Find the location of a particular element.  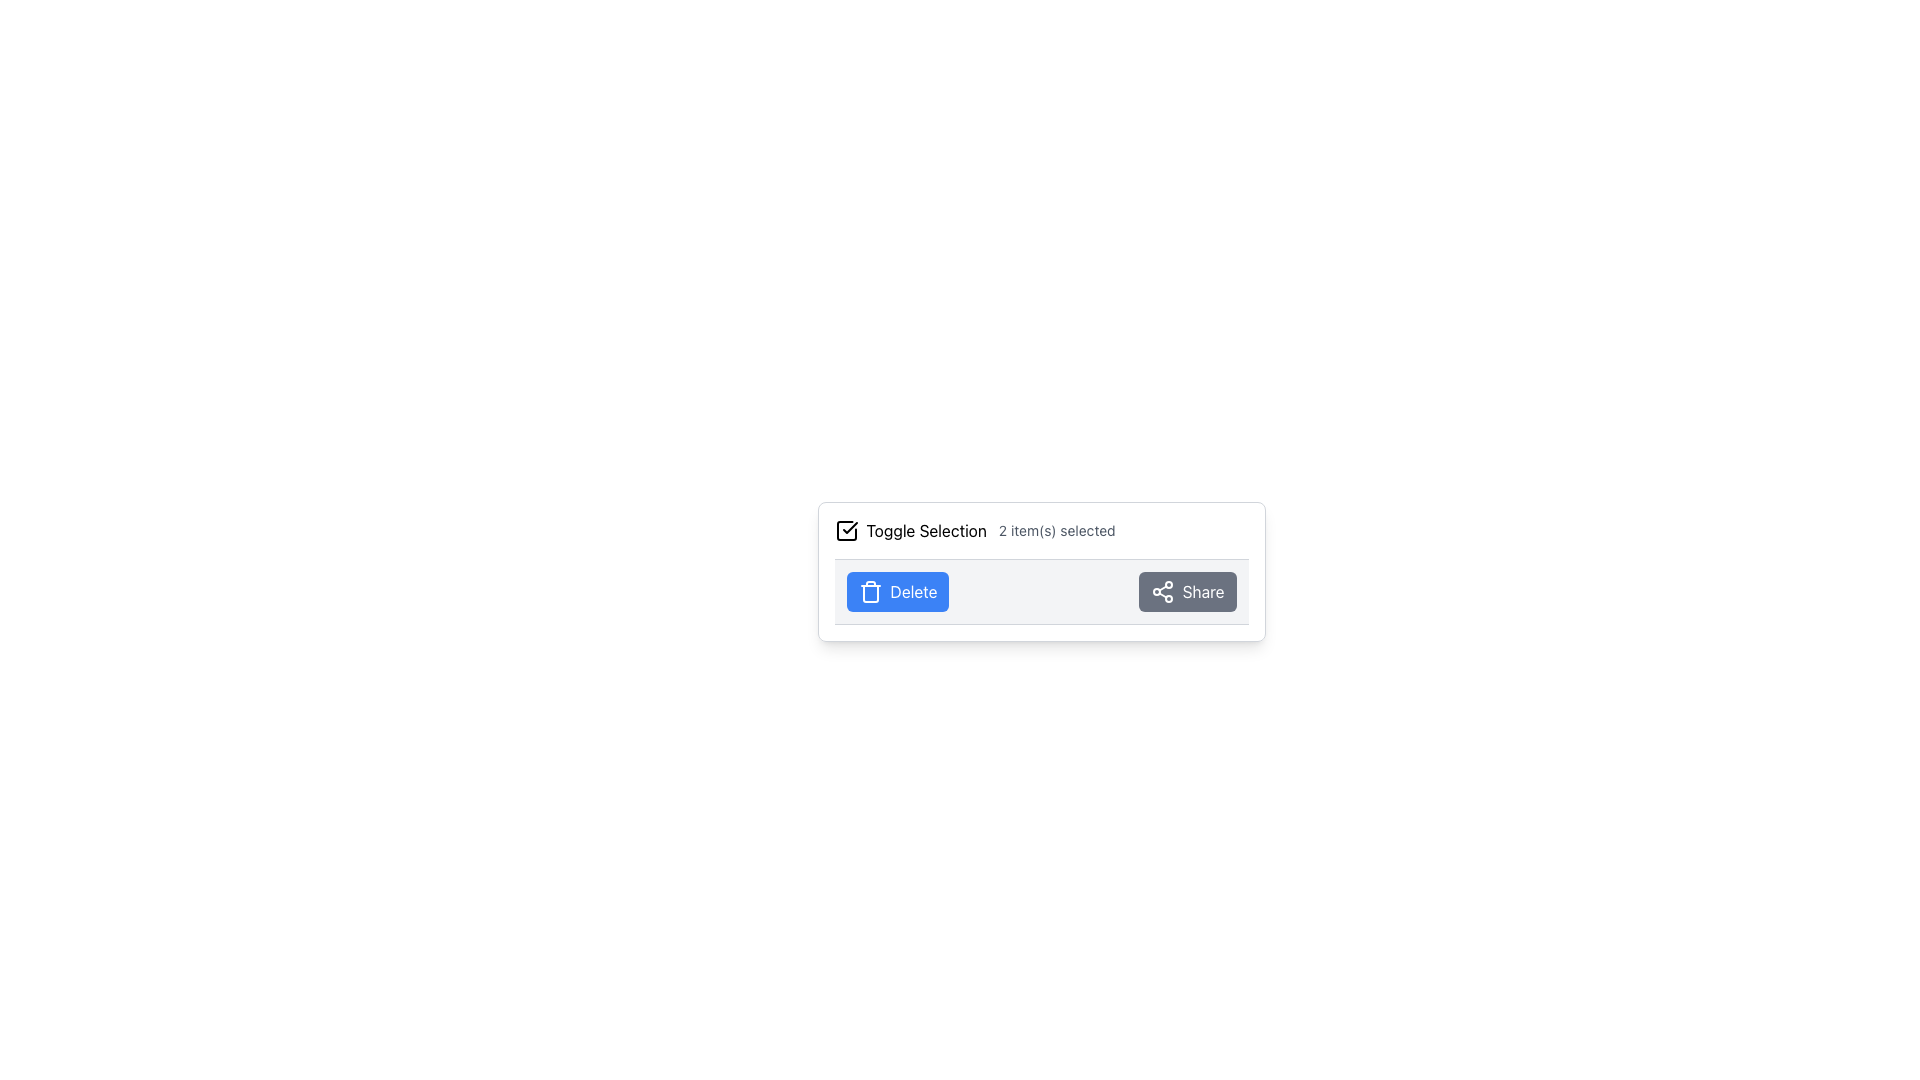

the 'Share' button, which is the second action button in a row, located to the right of the blue 'Delete' button, featuring a graphic icon of three circles connected by lines is located at coordinates (1162, 590).